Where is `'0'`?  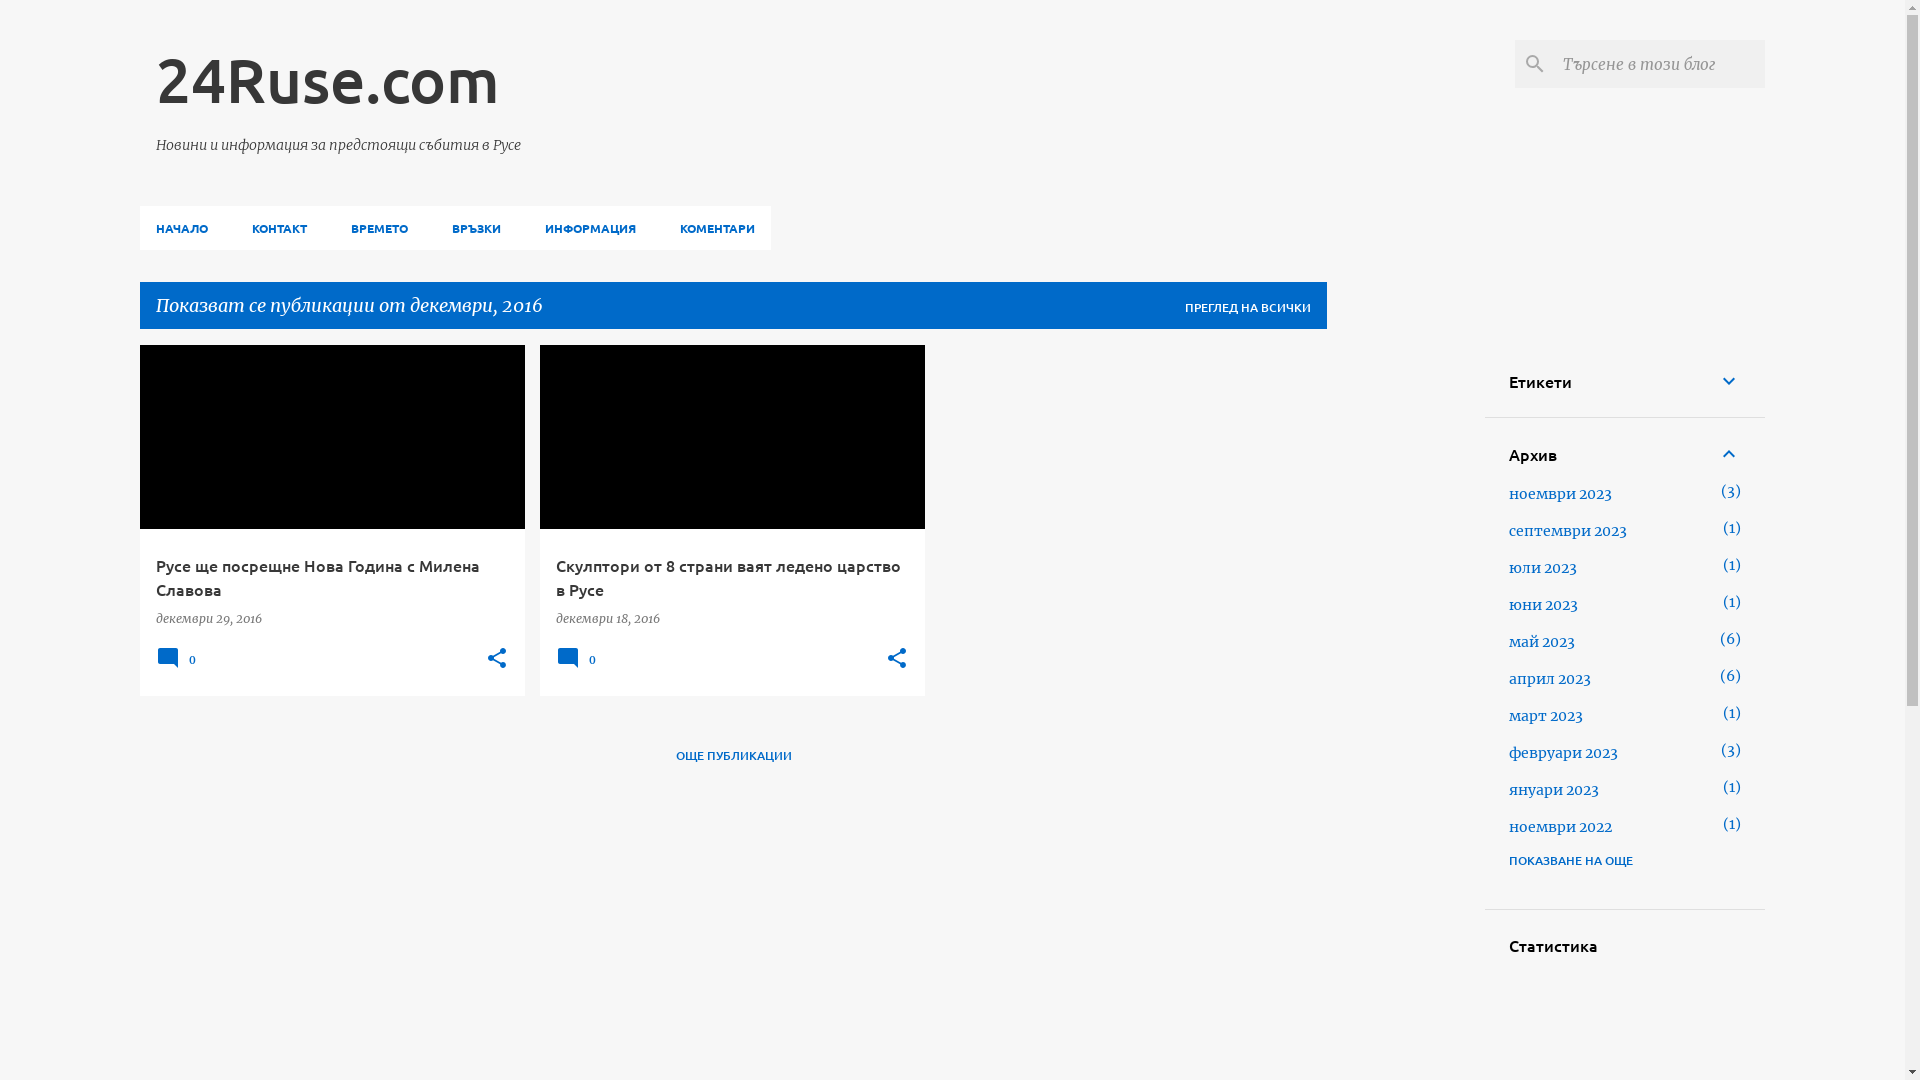
'0' is located at coordinates (178, 665).